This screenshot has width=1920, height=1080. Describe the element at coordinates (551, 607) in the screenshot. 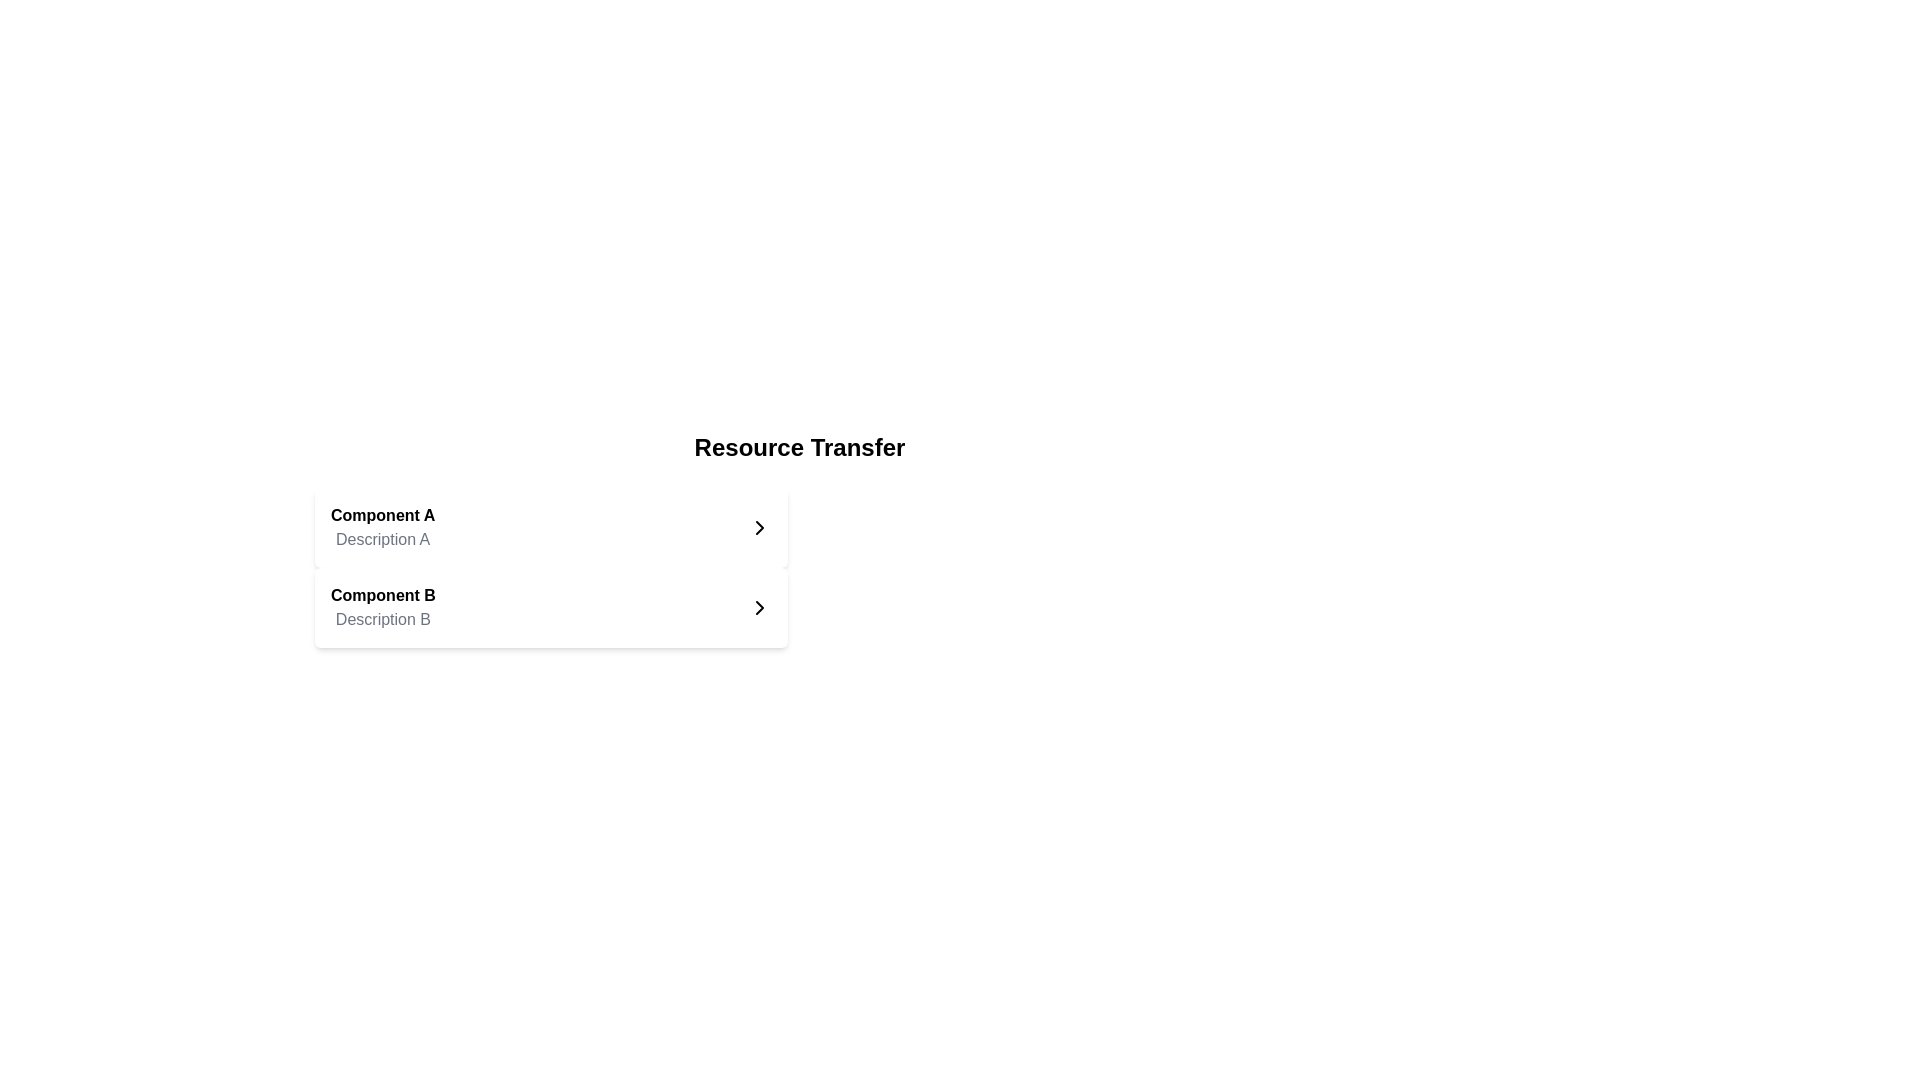

I see `the interactive card or list item component related to 'Component B' located beneath 'Component A' in the vertically stacked list` at that location.